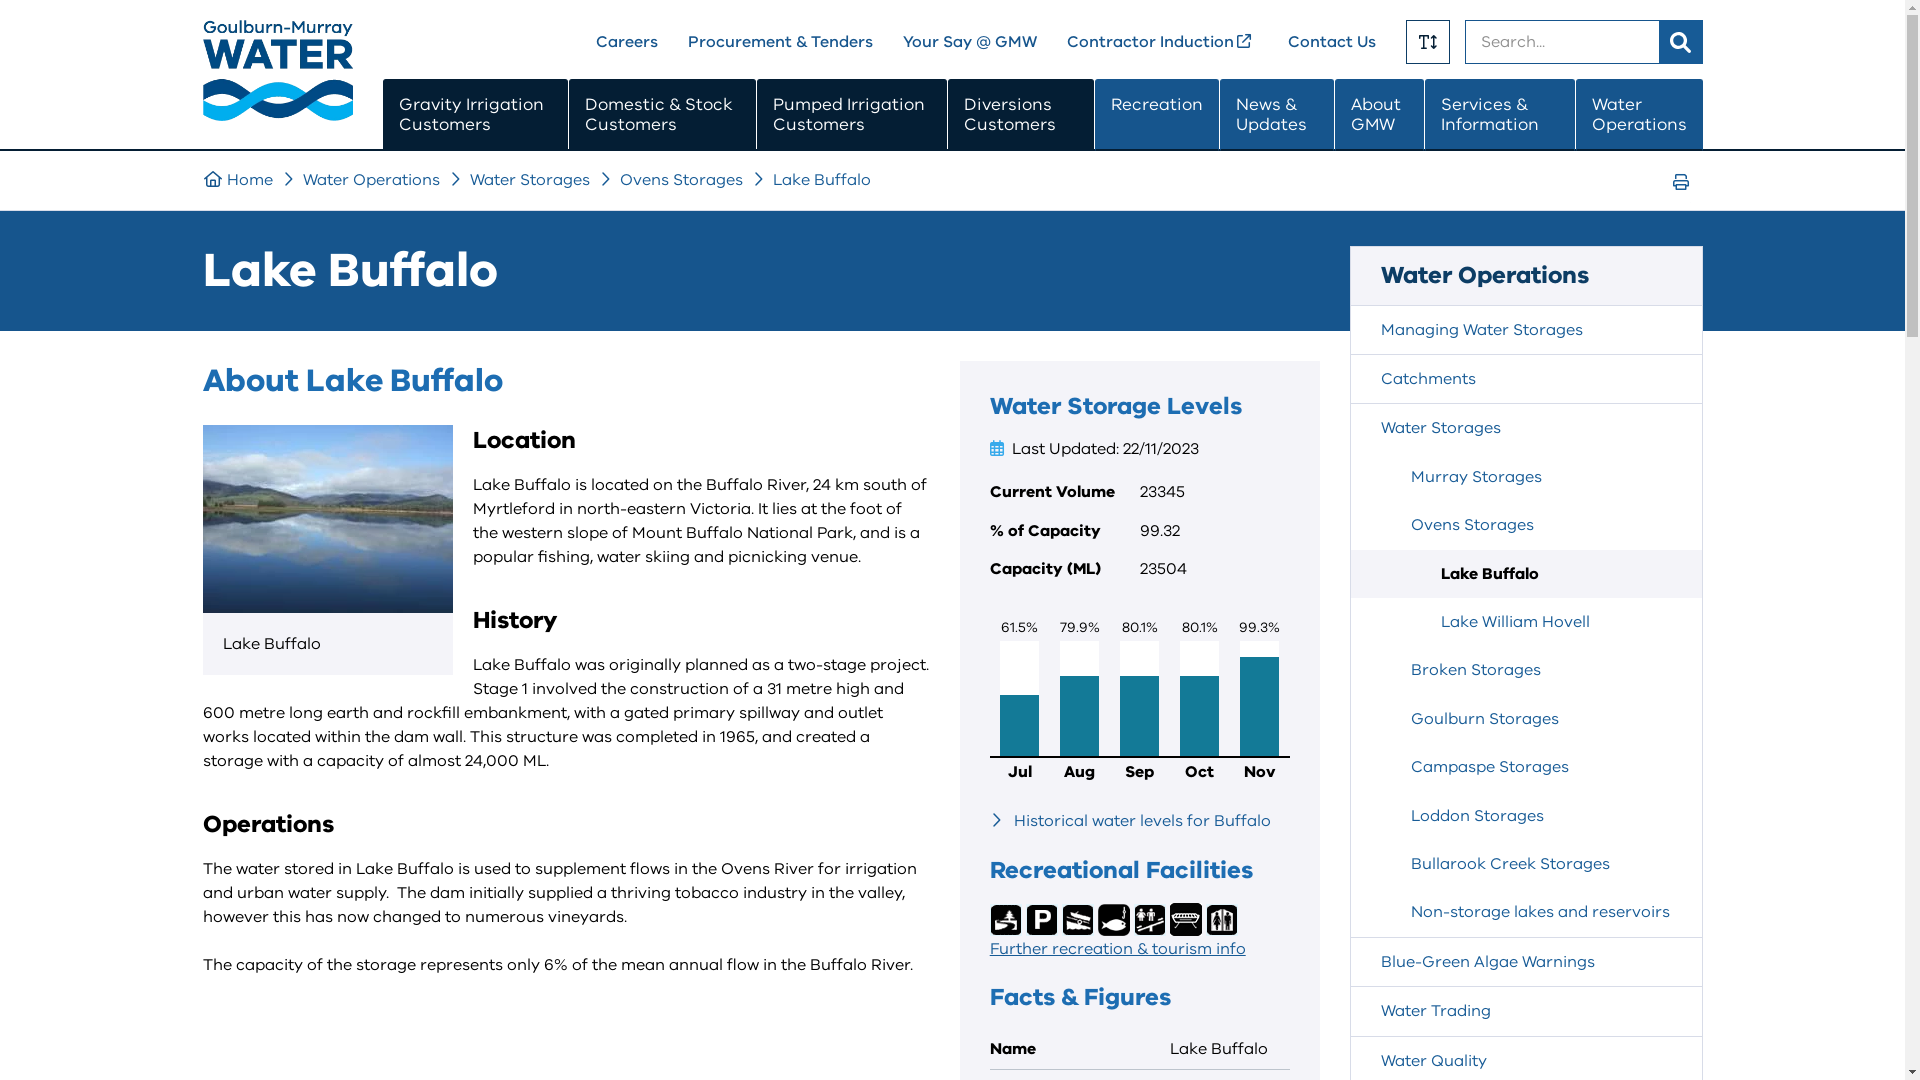 The width and height of the screenshot is (1920, 1080). What do you see at coordinates (662, 115) in the screenshot?
I see `'Domestic & Stock Customers'` at bounding box center [662, 115].